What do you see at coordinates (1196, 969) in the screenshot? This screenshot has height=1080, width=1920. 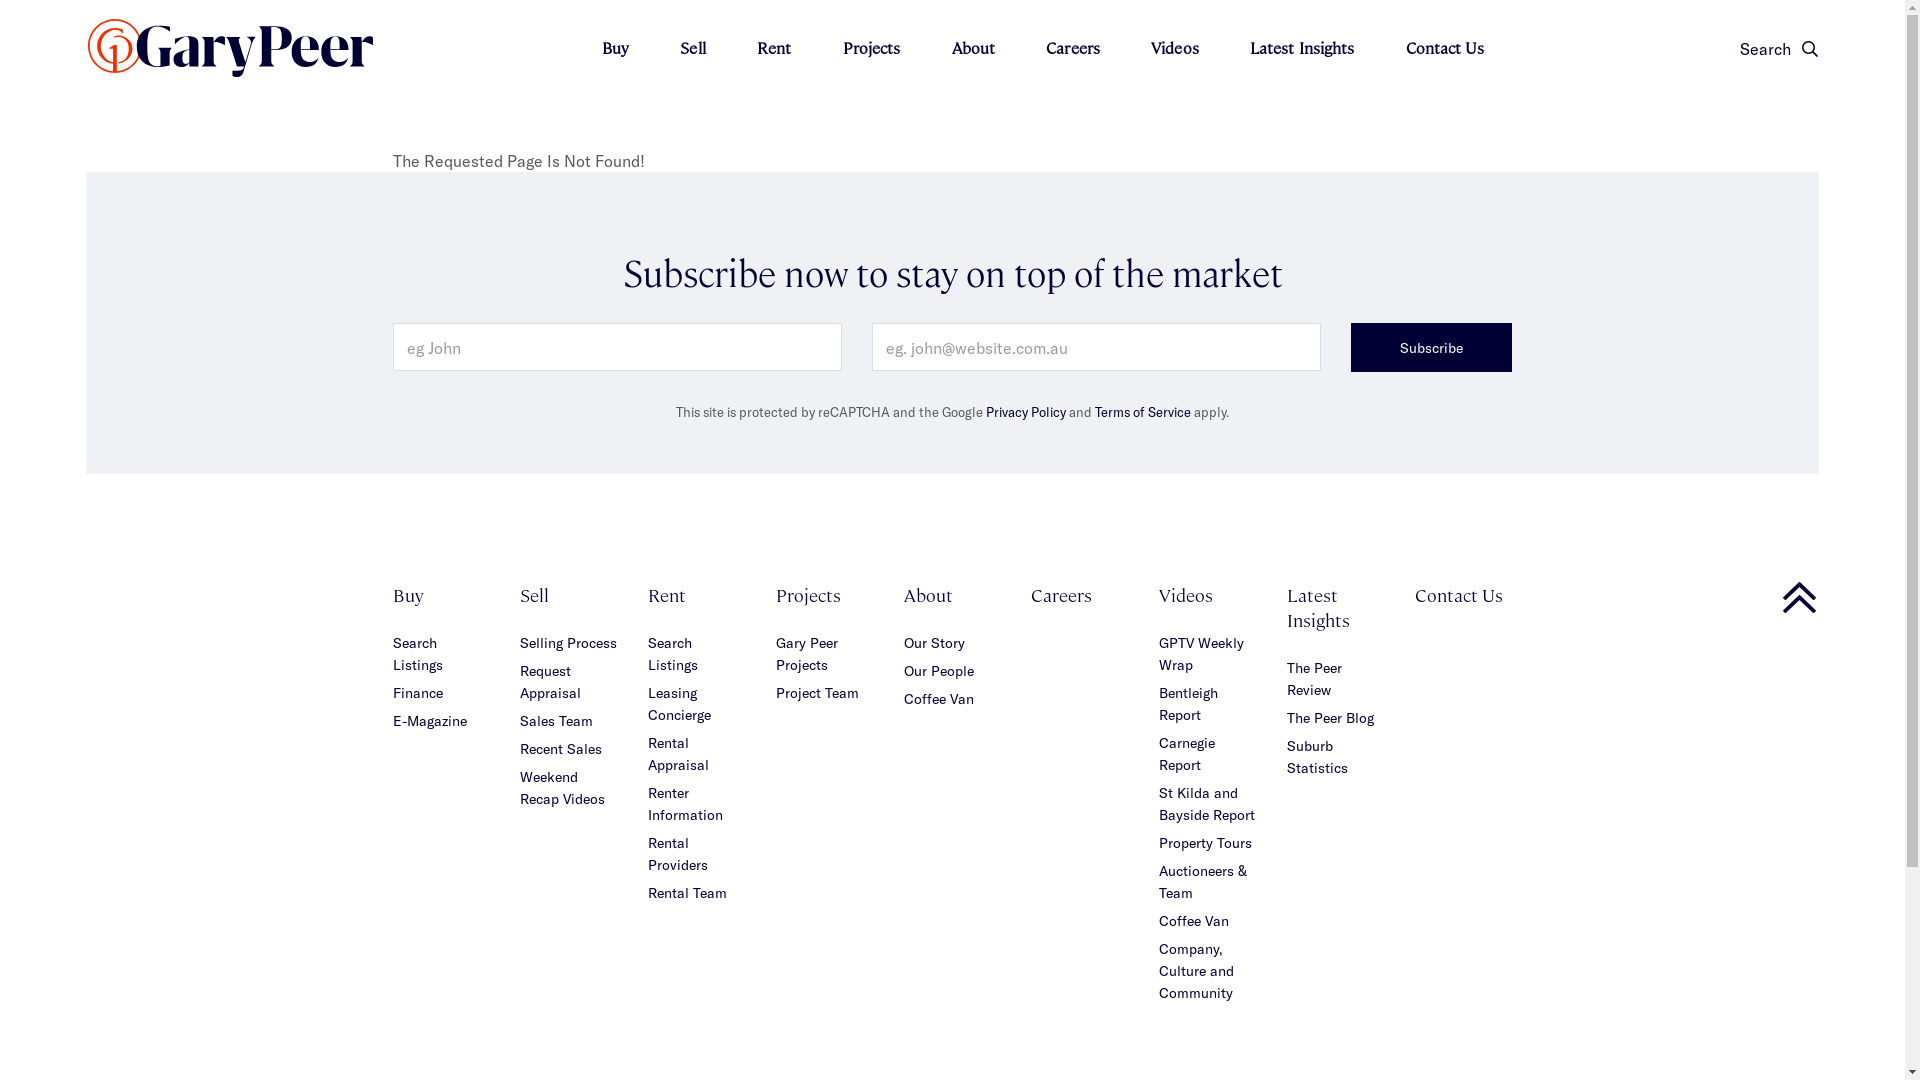 I see `'Company, Culture and Community'` at bounding box center [1196, 969].